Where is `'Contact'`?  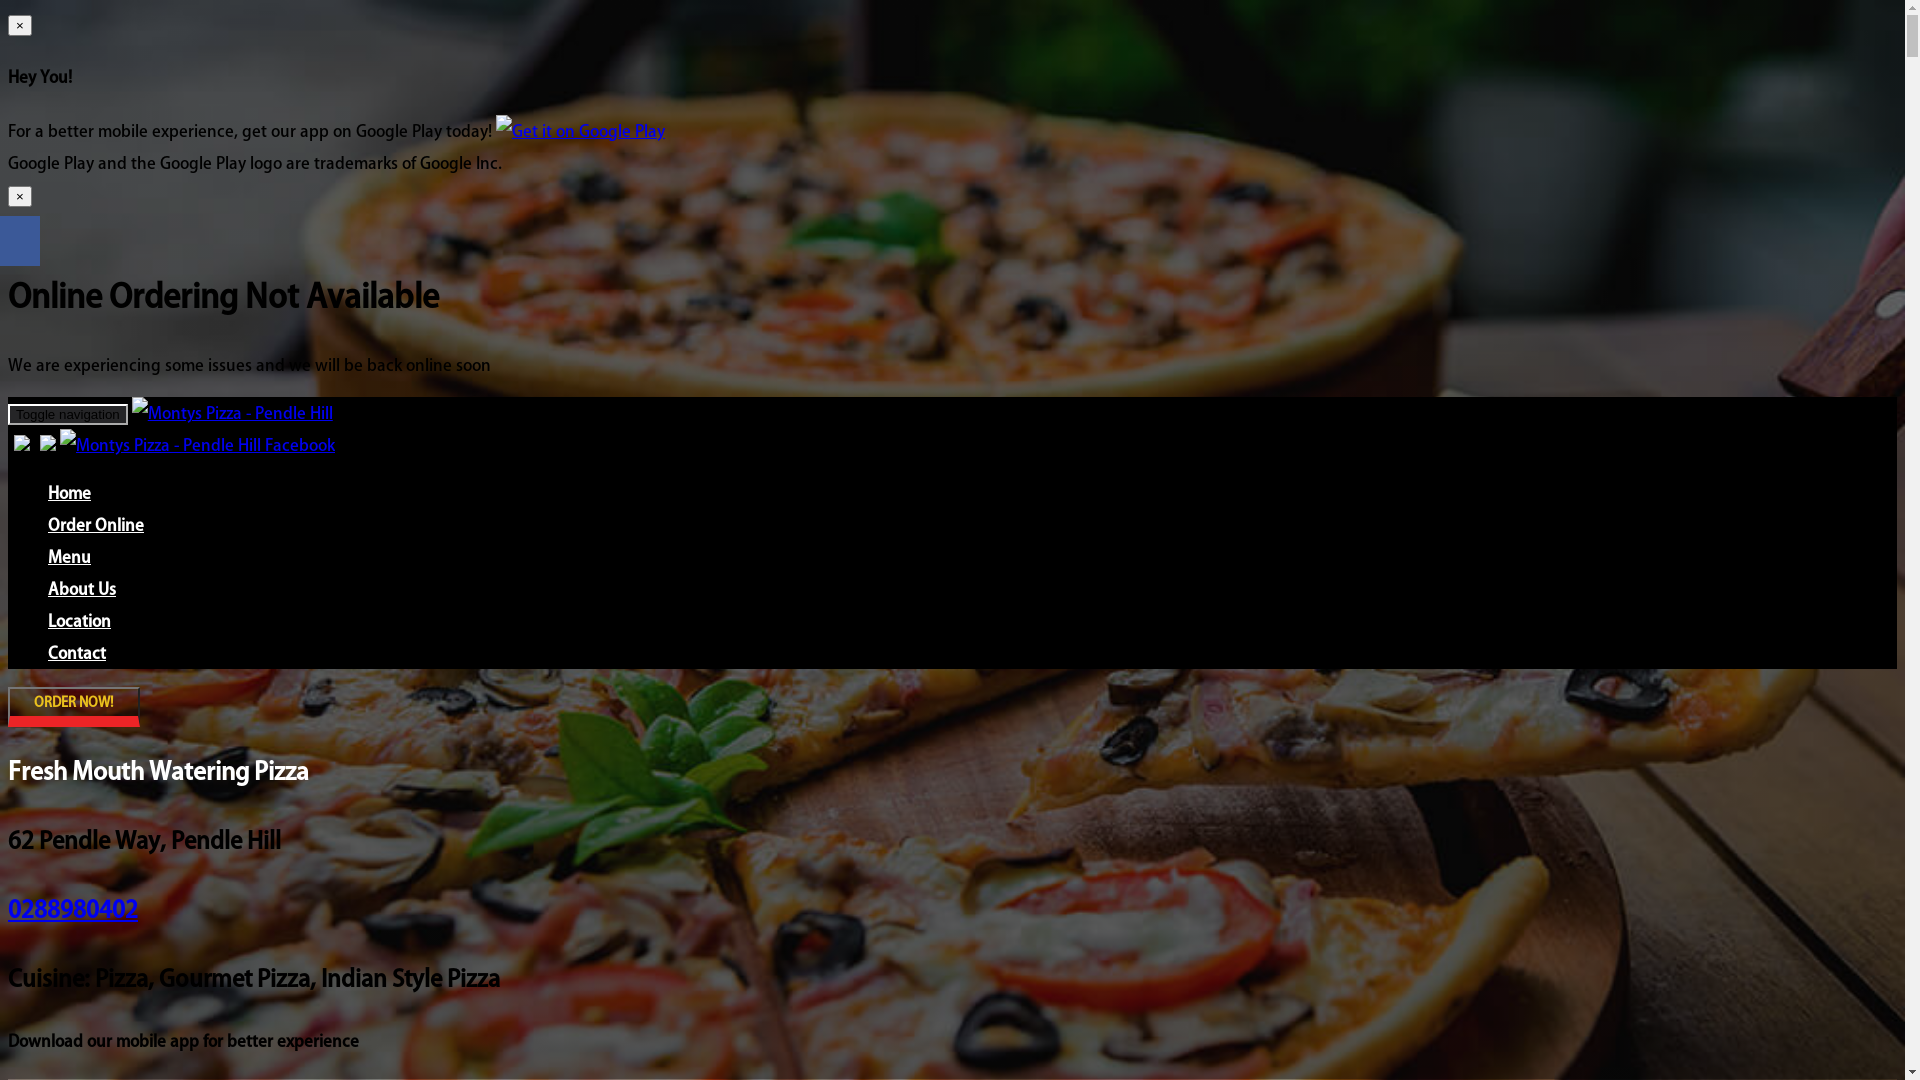 'Contact' is located at coordinates (76, 652).